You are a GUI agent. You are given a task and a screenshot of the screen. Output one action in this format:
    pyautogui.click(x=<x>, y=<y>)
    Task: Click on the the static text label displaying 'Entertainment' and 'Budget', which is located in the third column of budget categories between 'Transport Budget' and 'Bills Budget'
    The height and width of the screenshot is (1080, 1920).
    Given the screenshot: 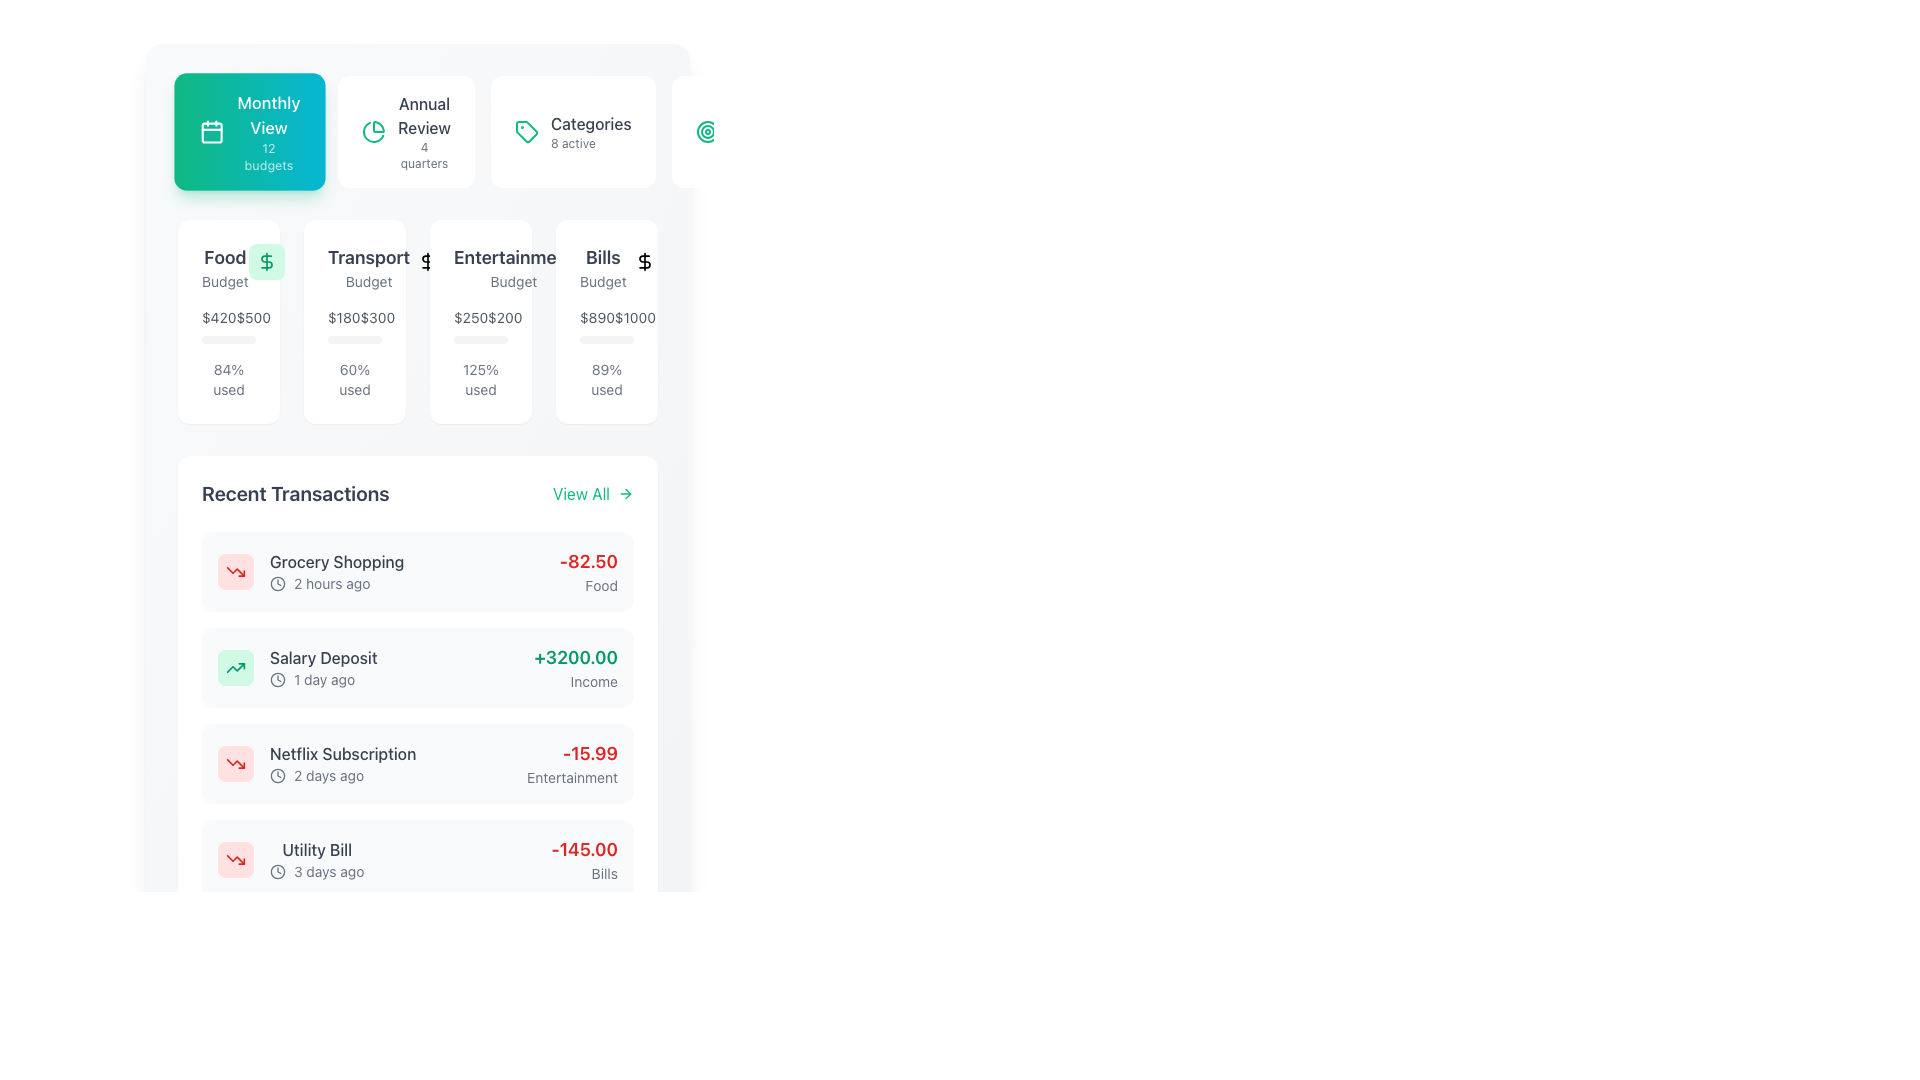 What is the action you would take?
    pyautogui.click(x=480, y=266)
    